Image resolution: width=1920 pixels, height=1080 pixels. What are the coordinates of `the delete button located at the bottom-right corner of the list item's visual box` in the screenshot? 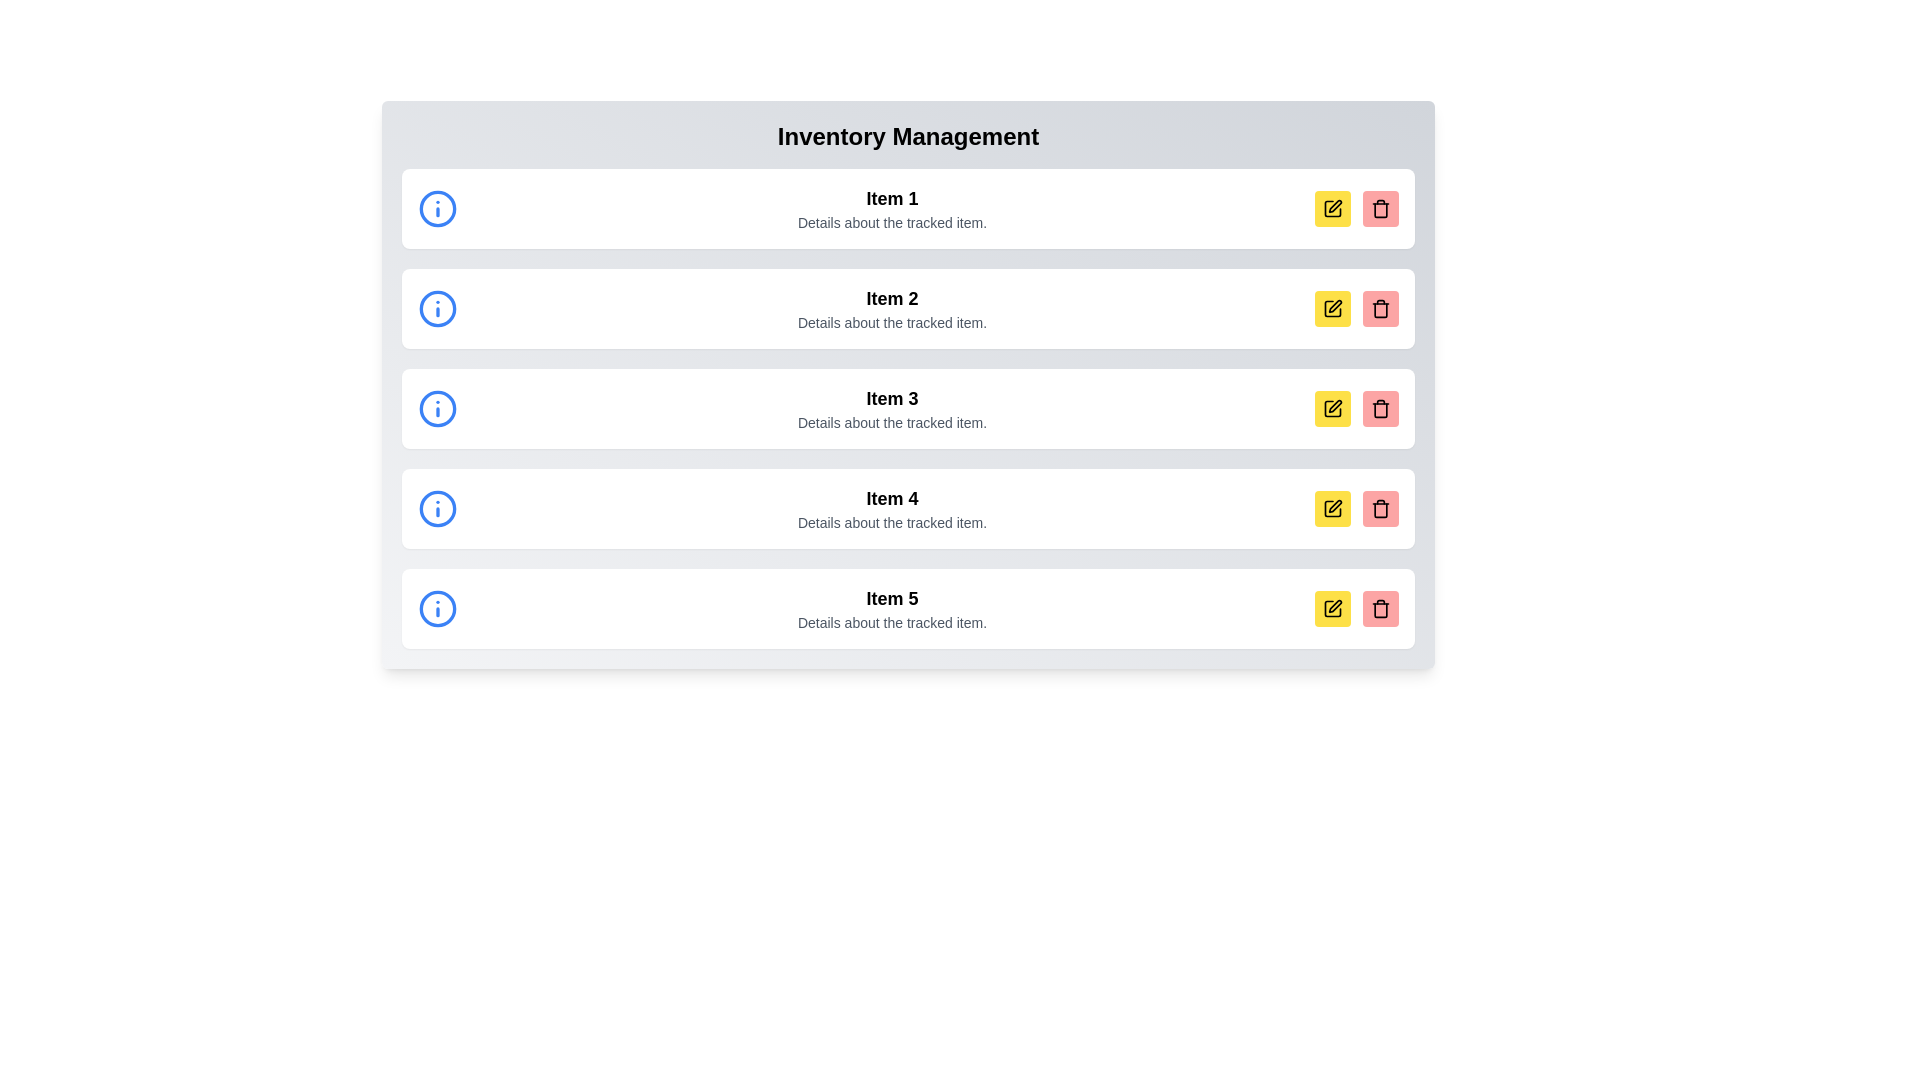 It's located at (1380, 407).